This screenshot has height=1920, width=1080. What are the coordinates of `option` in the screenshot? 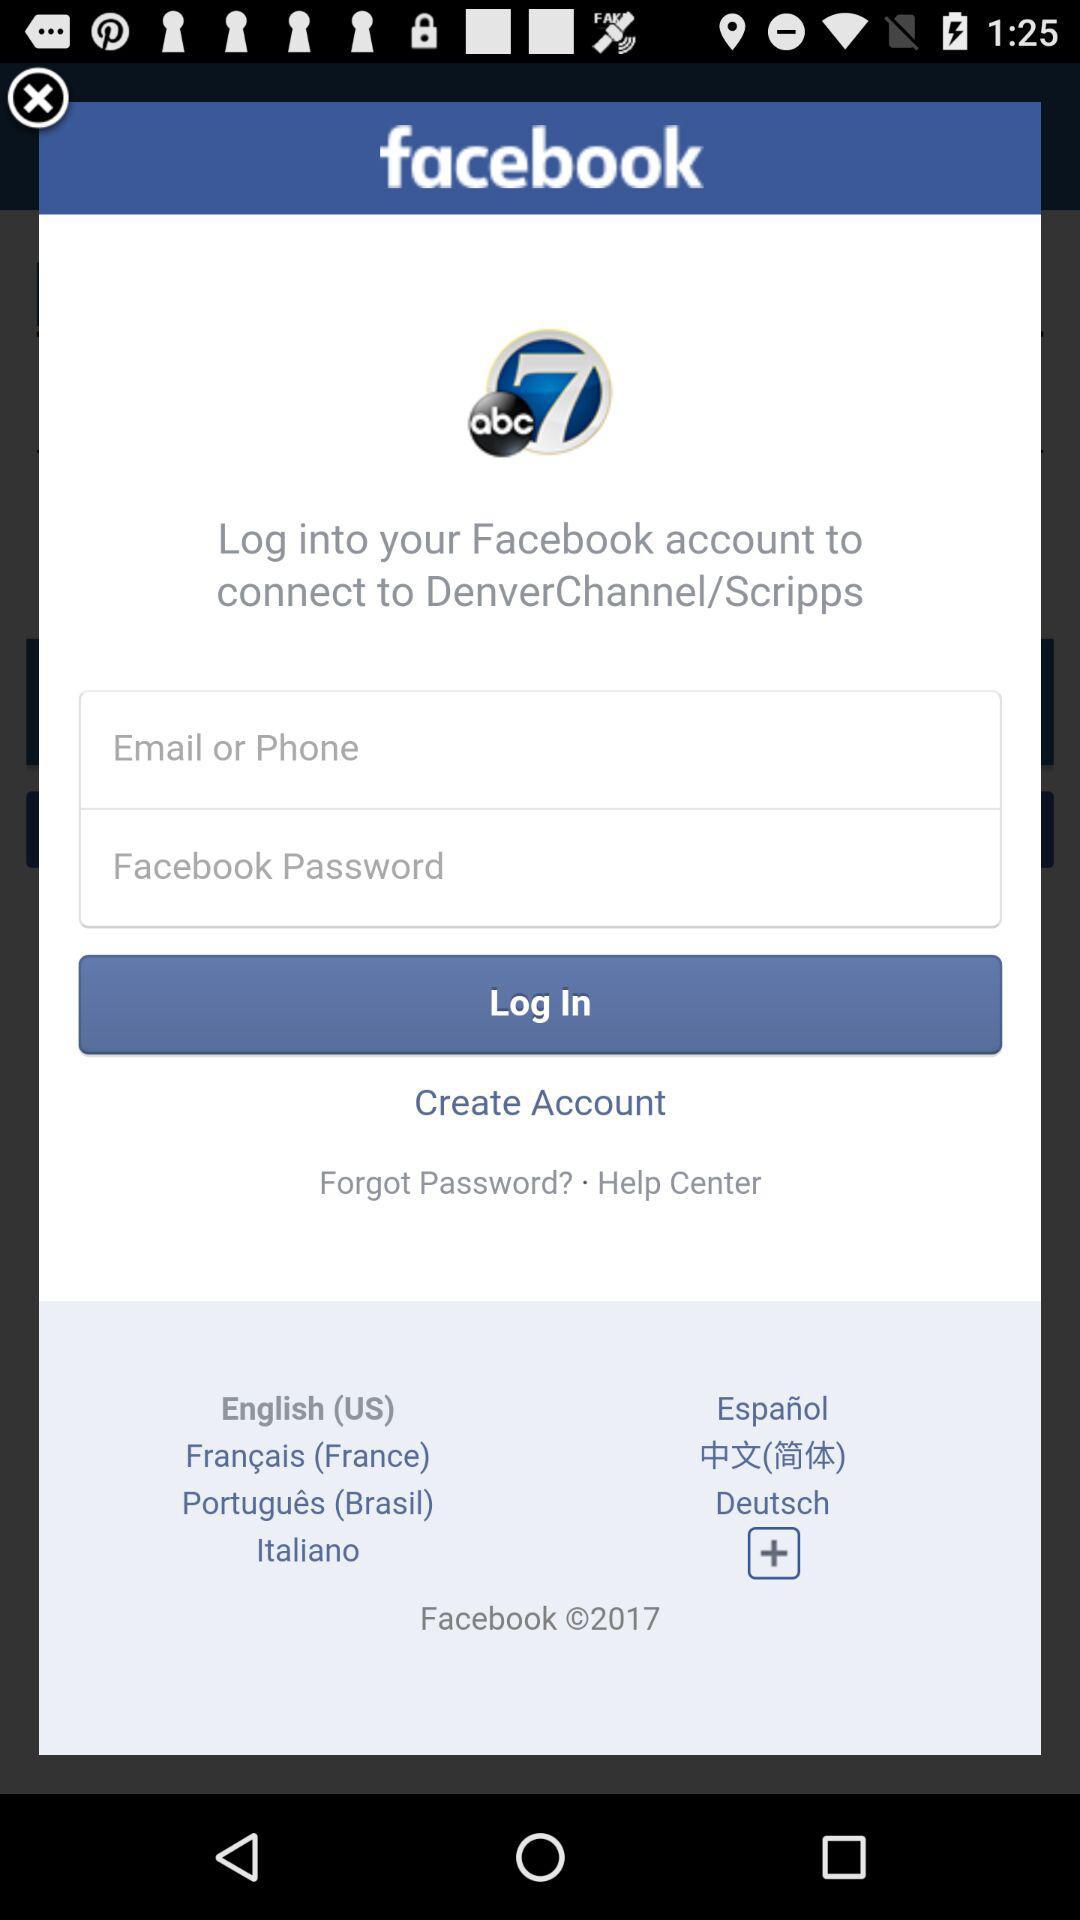 It's located at (38, 100).